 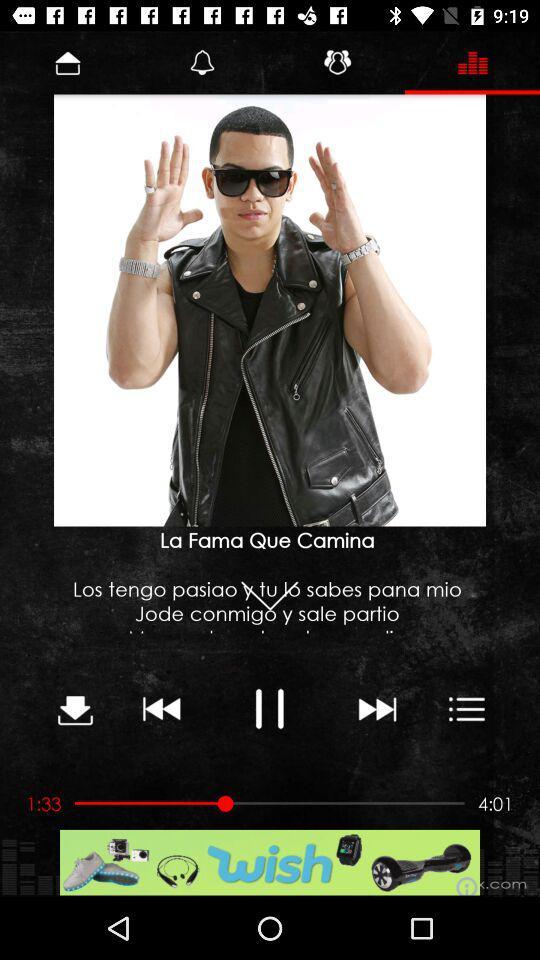 What do you see at coordinates (161, 708) in the screenshot?
I see `the av_rewind icon` at bounding box center [161, 708].